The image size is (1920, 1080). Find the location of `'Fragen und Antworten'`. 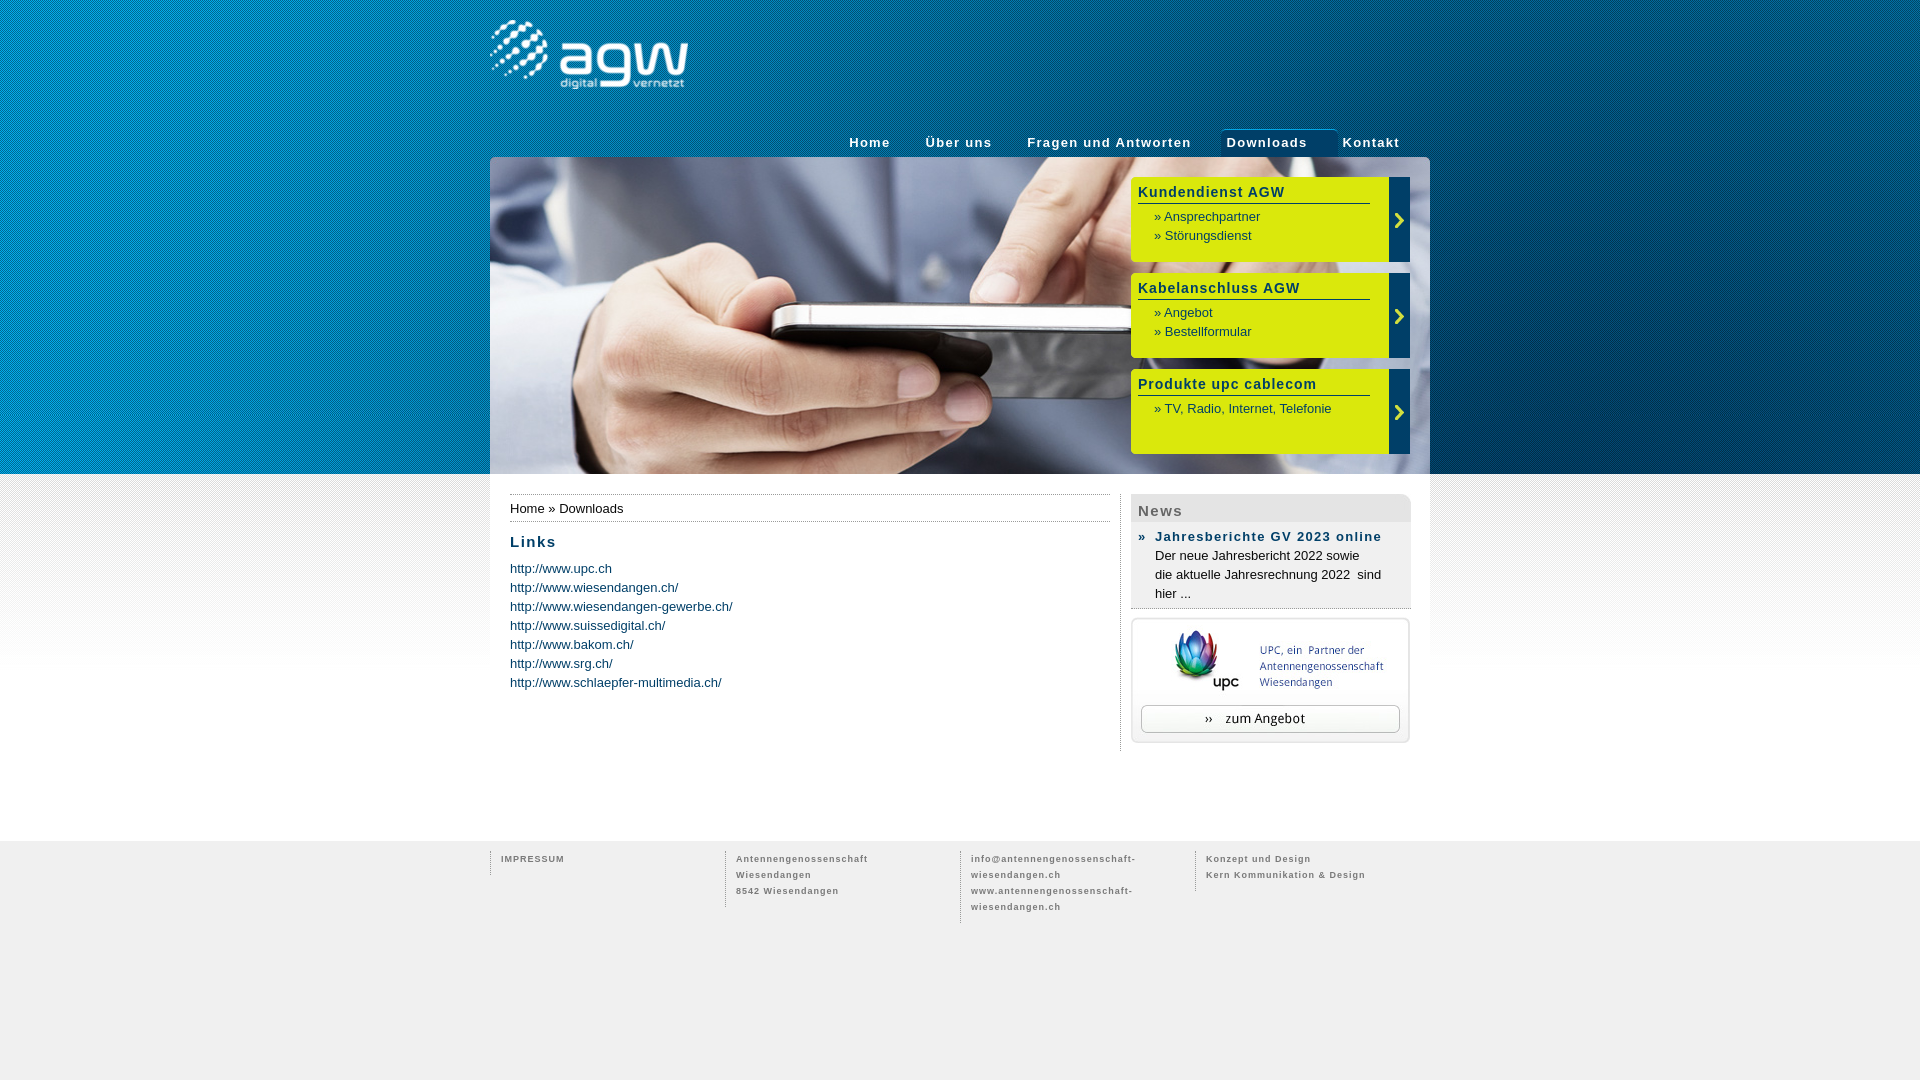

'Fragen und Antworten' is located at coordinates (1107, 141).